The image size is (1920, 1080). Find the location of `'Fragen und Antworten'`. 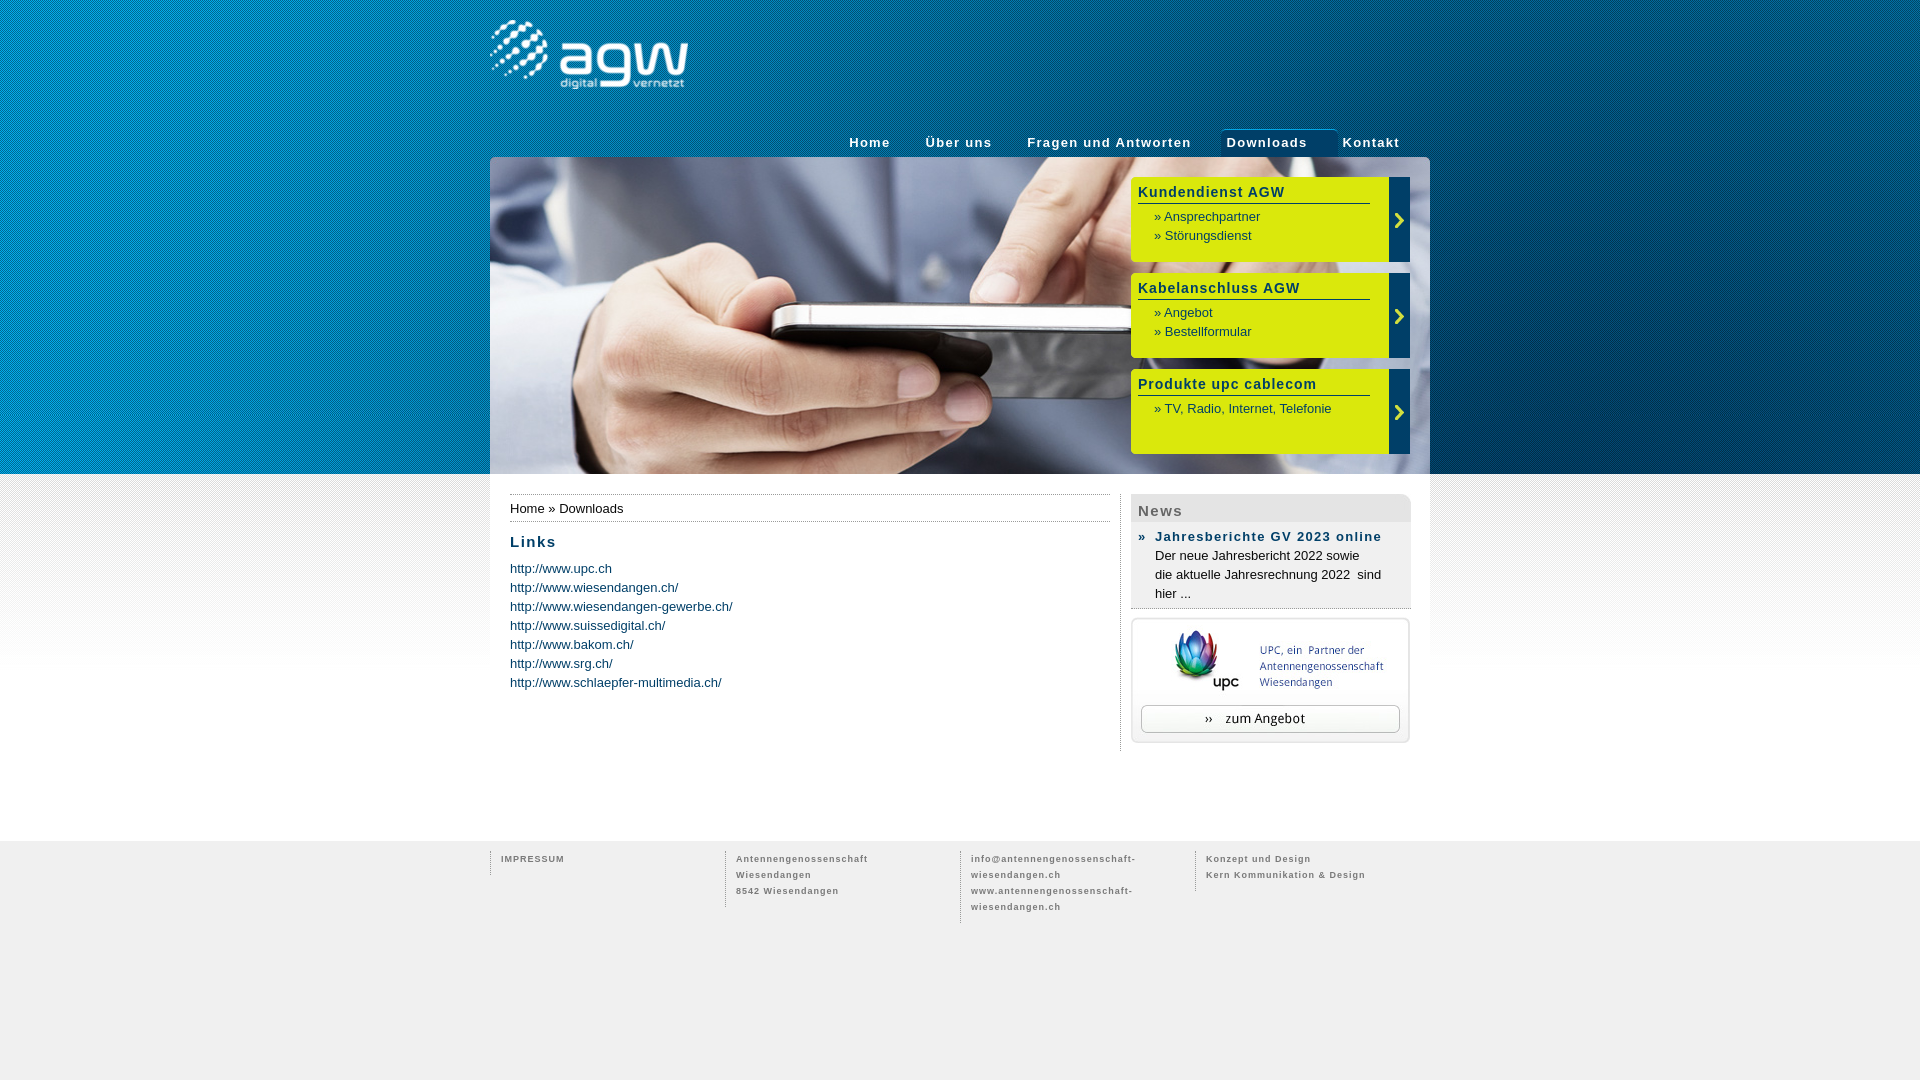

'Fragen und Antworten' is located at coordinates (1107, 141).